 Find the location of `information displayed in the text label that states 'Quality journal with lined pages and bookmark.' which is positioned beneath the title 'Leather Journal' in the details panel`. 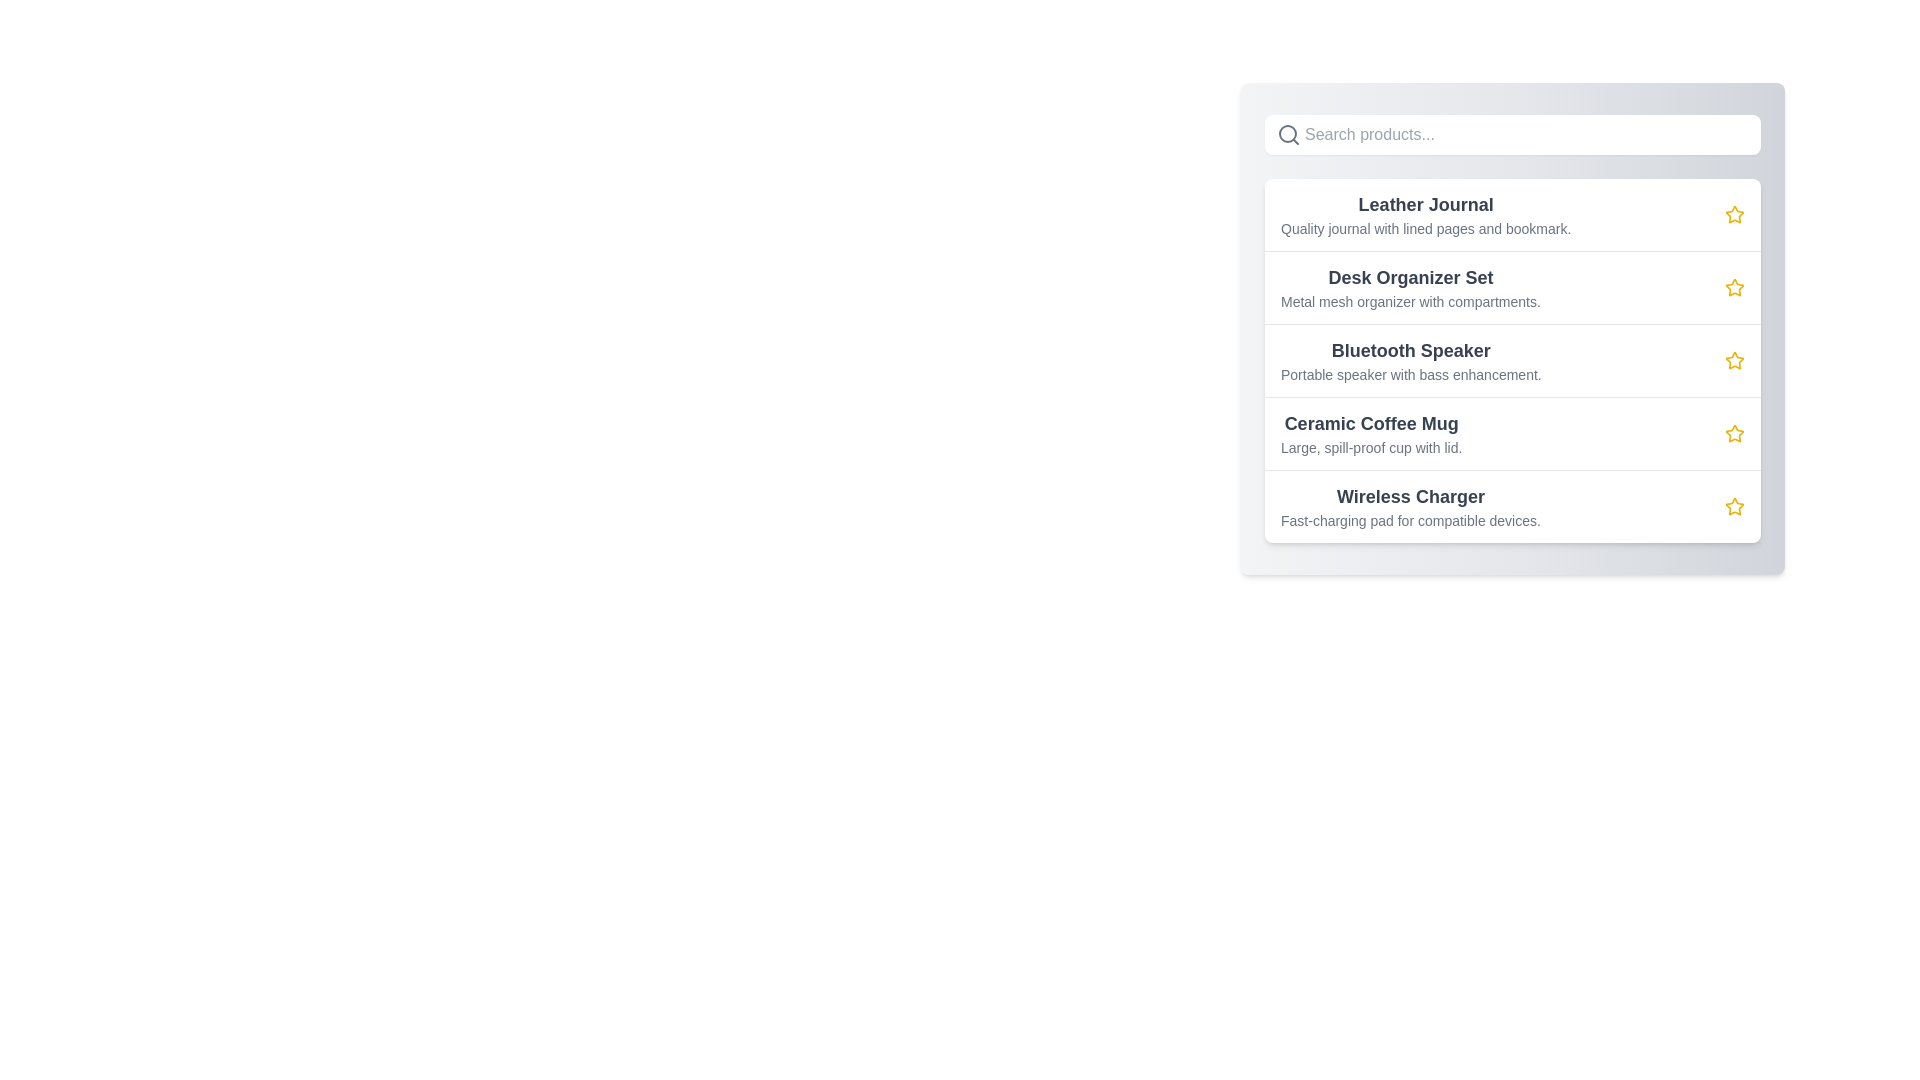

information displayed in the text label that states 'Quality journal with lined pages and bookmark.' which is positioned beneath the title 'Leather Journal' in the details panel is located at coordinates (1425, 227).